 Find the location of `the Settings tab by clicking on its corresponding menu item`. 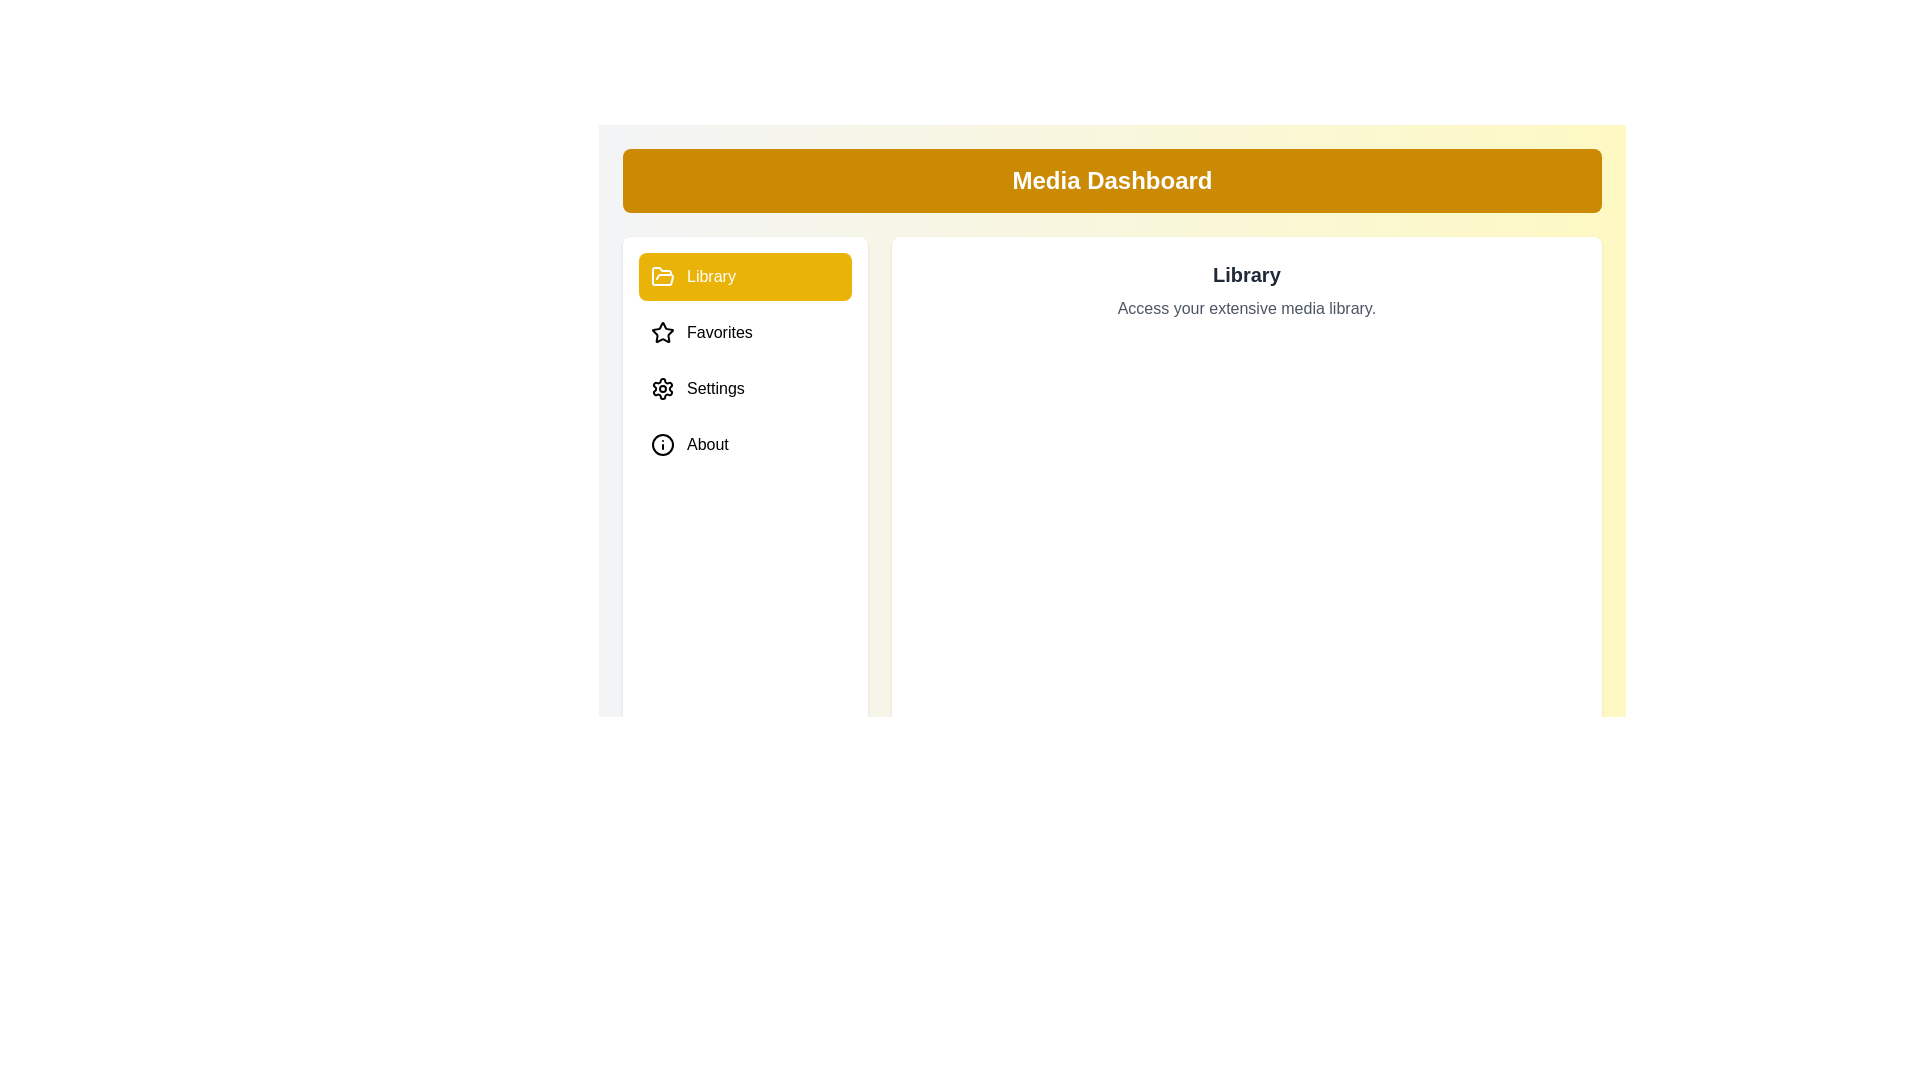

the Settings tab by clicking on its corresponding menu item is located at coordinates (744, 389).